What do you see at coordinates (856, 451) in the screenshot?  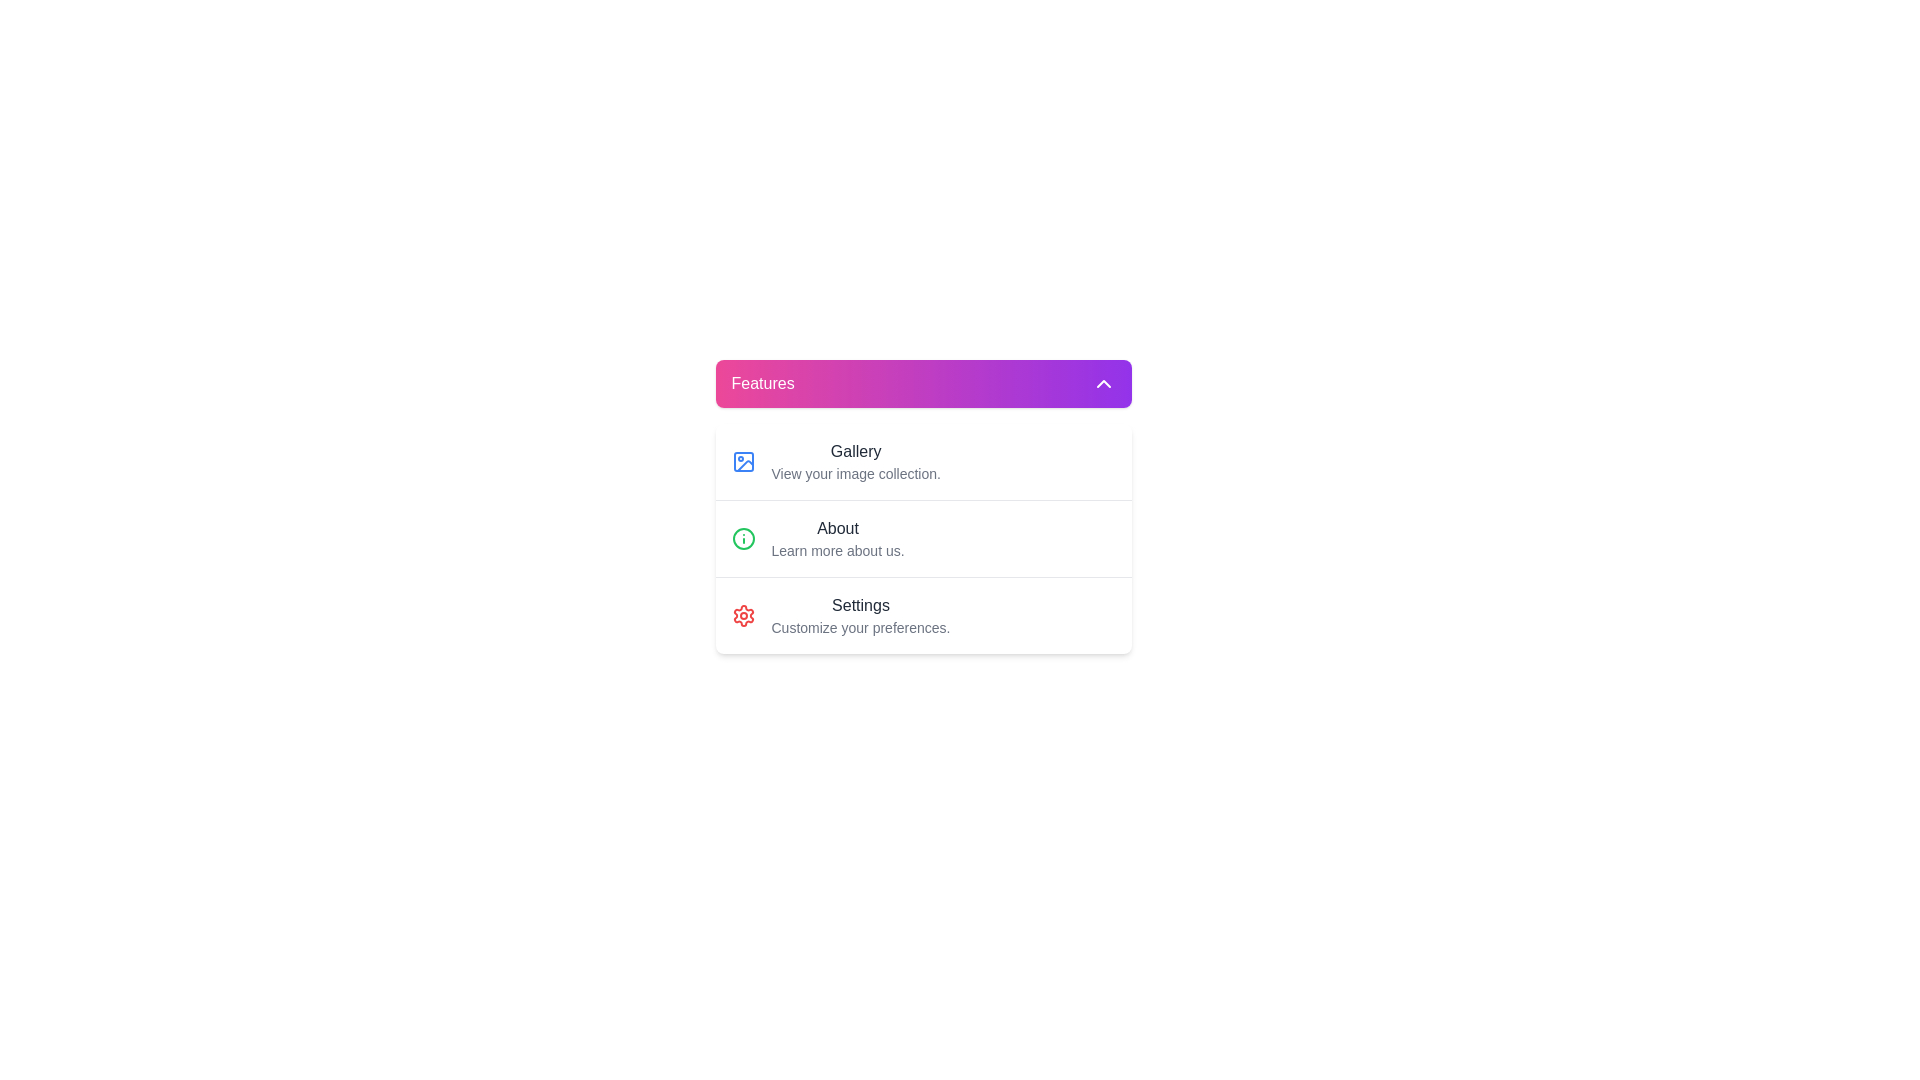 I see `the 'Gallery' text label, which is a medium-sized, dark gray label positioned at the top of the dropdown menu under 'Features'` at bounding box center [856, 451].